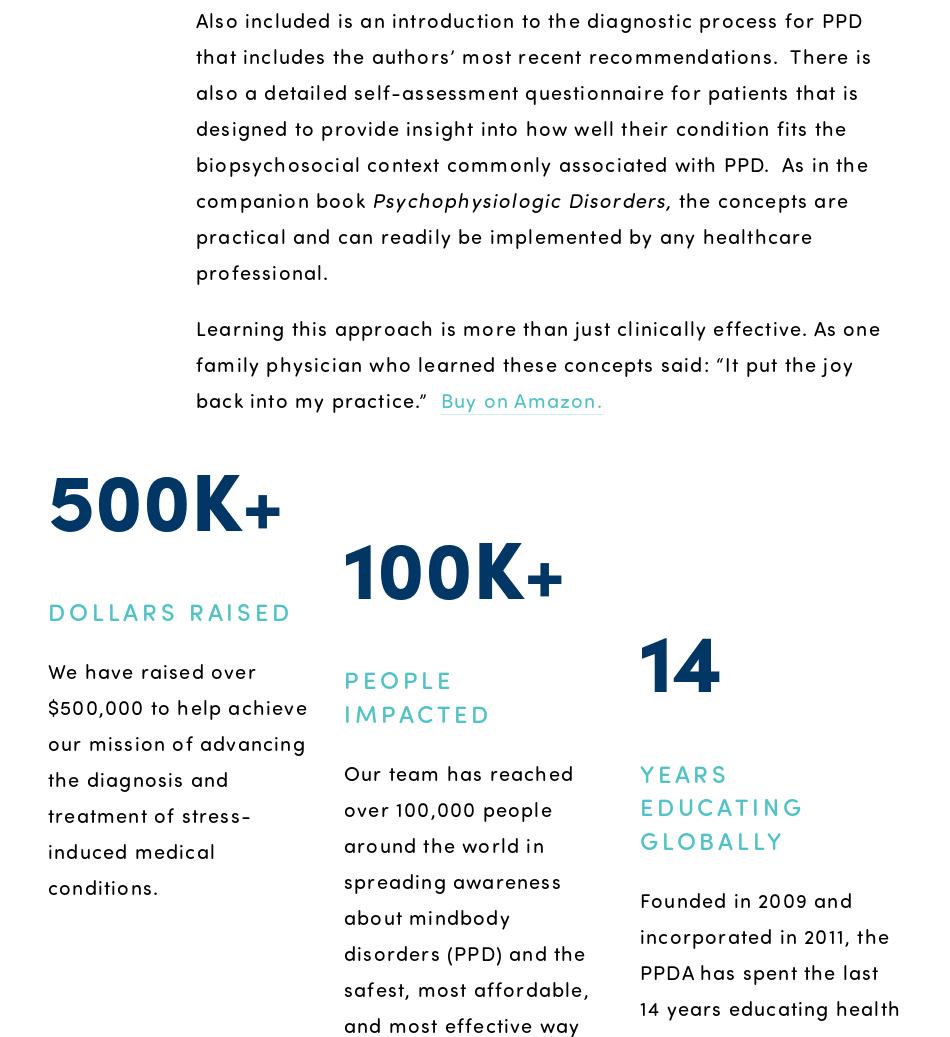 Image resolution: width=950 pixels, height=1037 pixels. What do you see at coordinates (524, 198) in the screenshot?
I see `'Psychophysiologic Disorders,'` at bounding box center [524, 198].